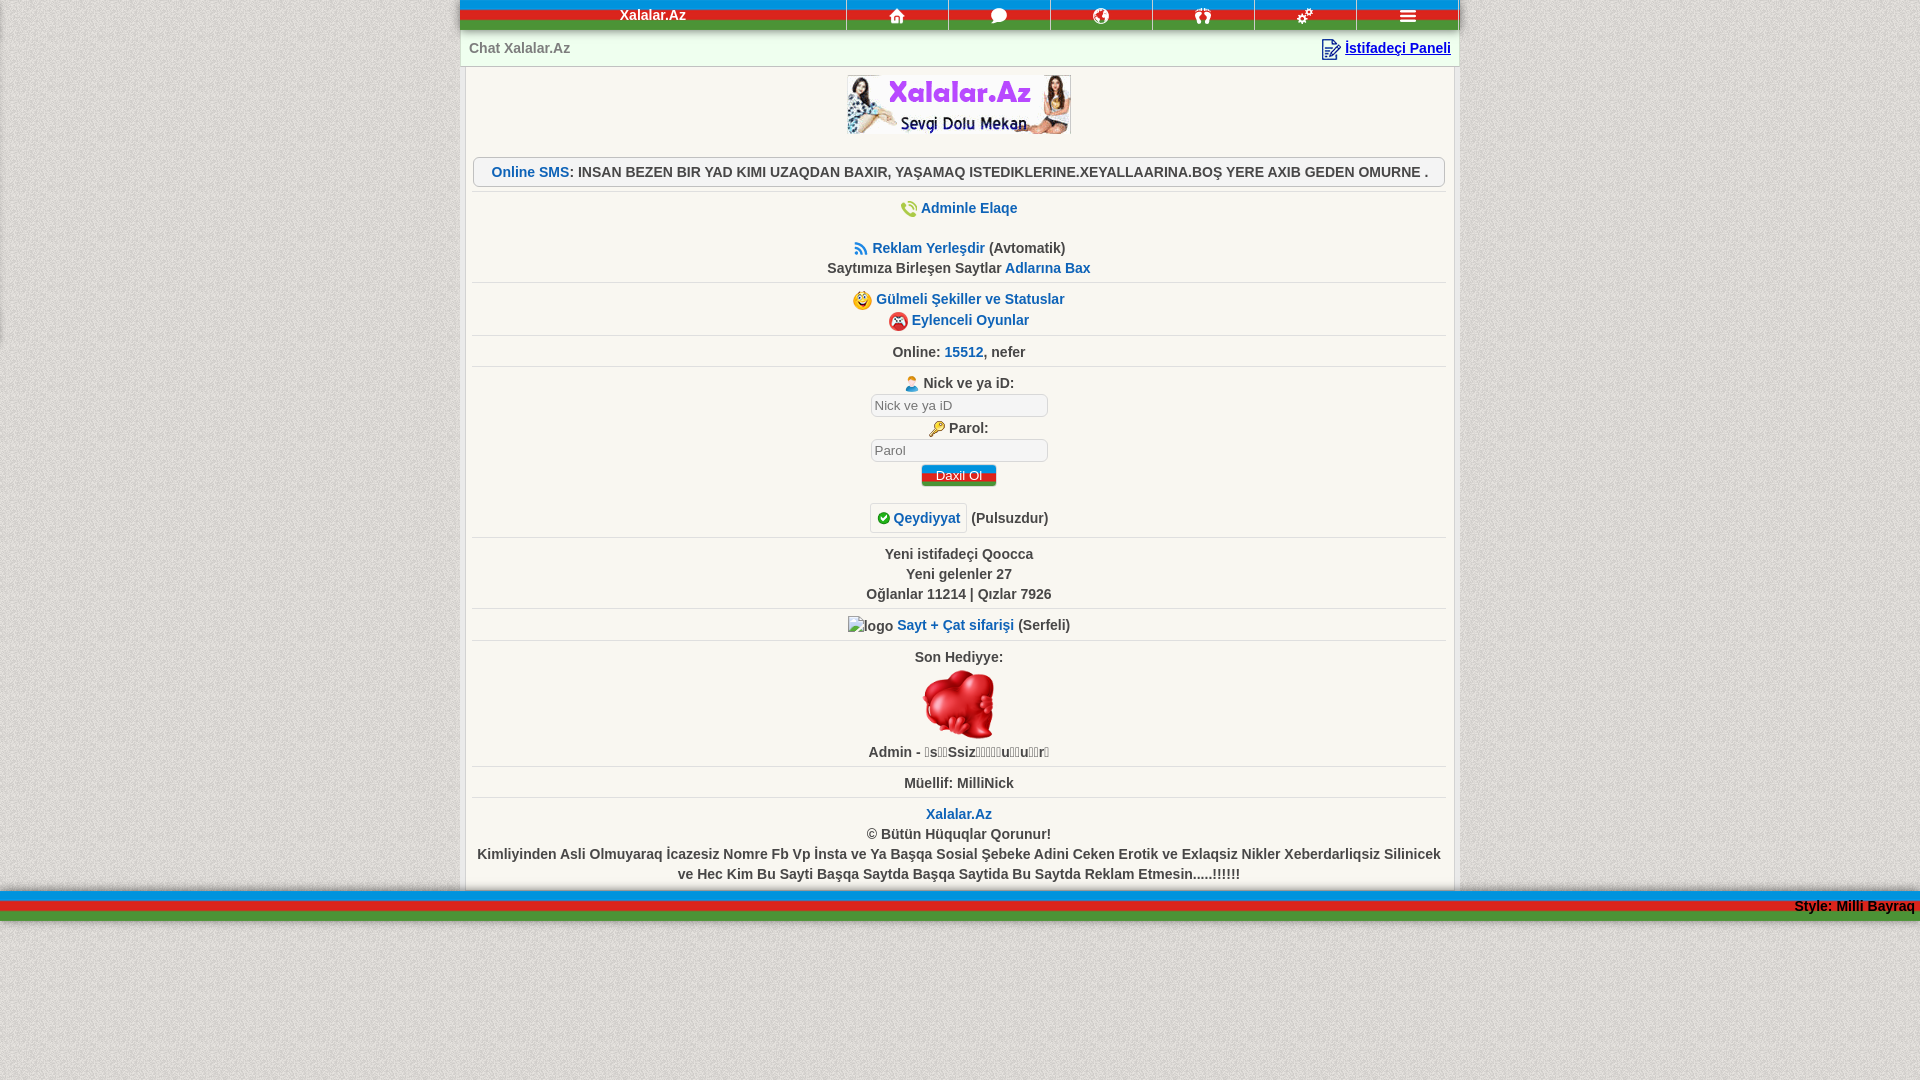  Describe the element at coordinates (957, 405) in the screenshot. I see `'nick'` at that location.